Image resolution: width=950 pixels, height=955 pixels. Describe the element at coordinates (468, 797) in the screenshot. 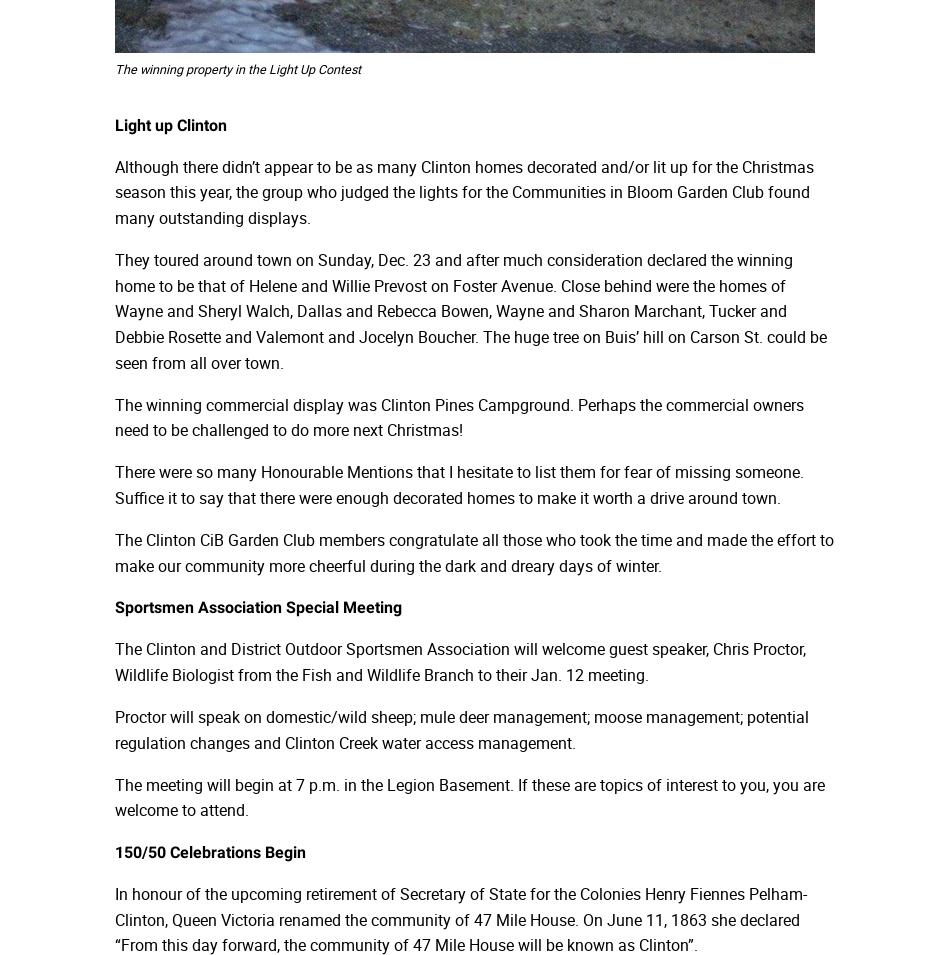

I see `'The meeting will begin at 7 p.m. in the Legion Basement. If these are topics of interest to you, you are welcome to attend.'` at that location.